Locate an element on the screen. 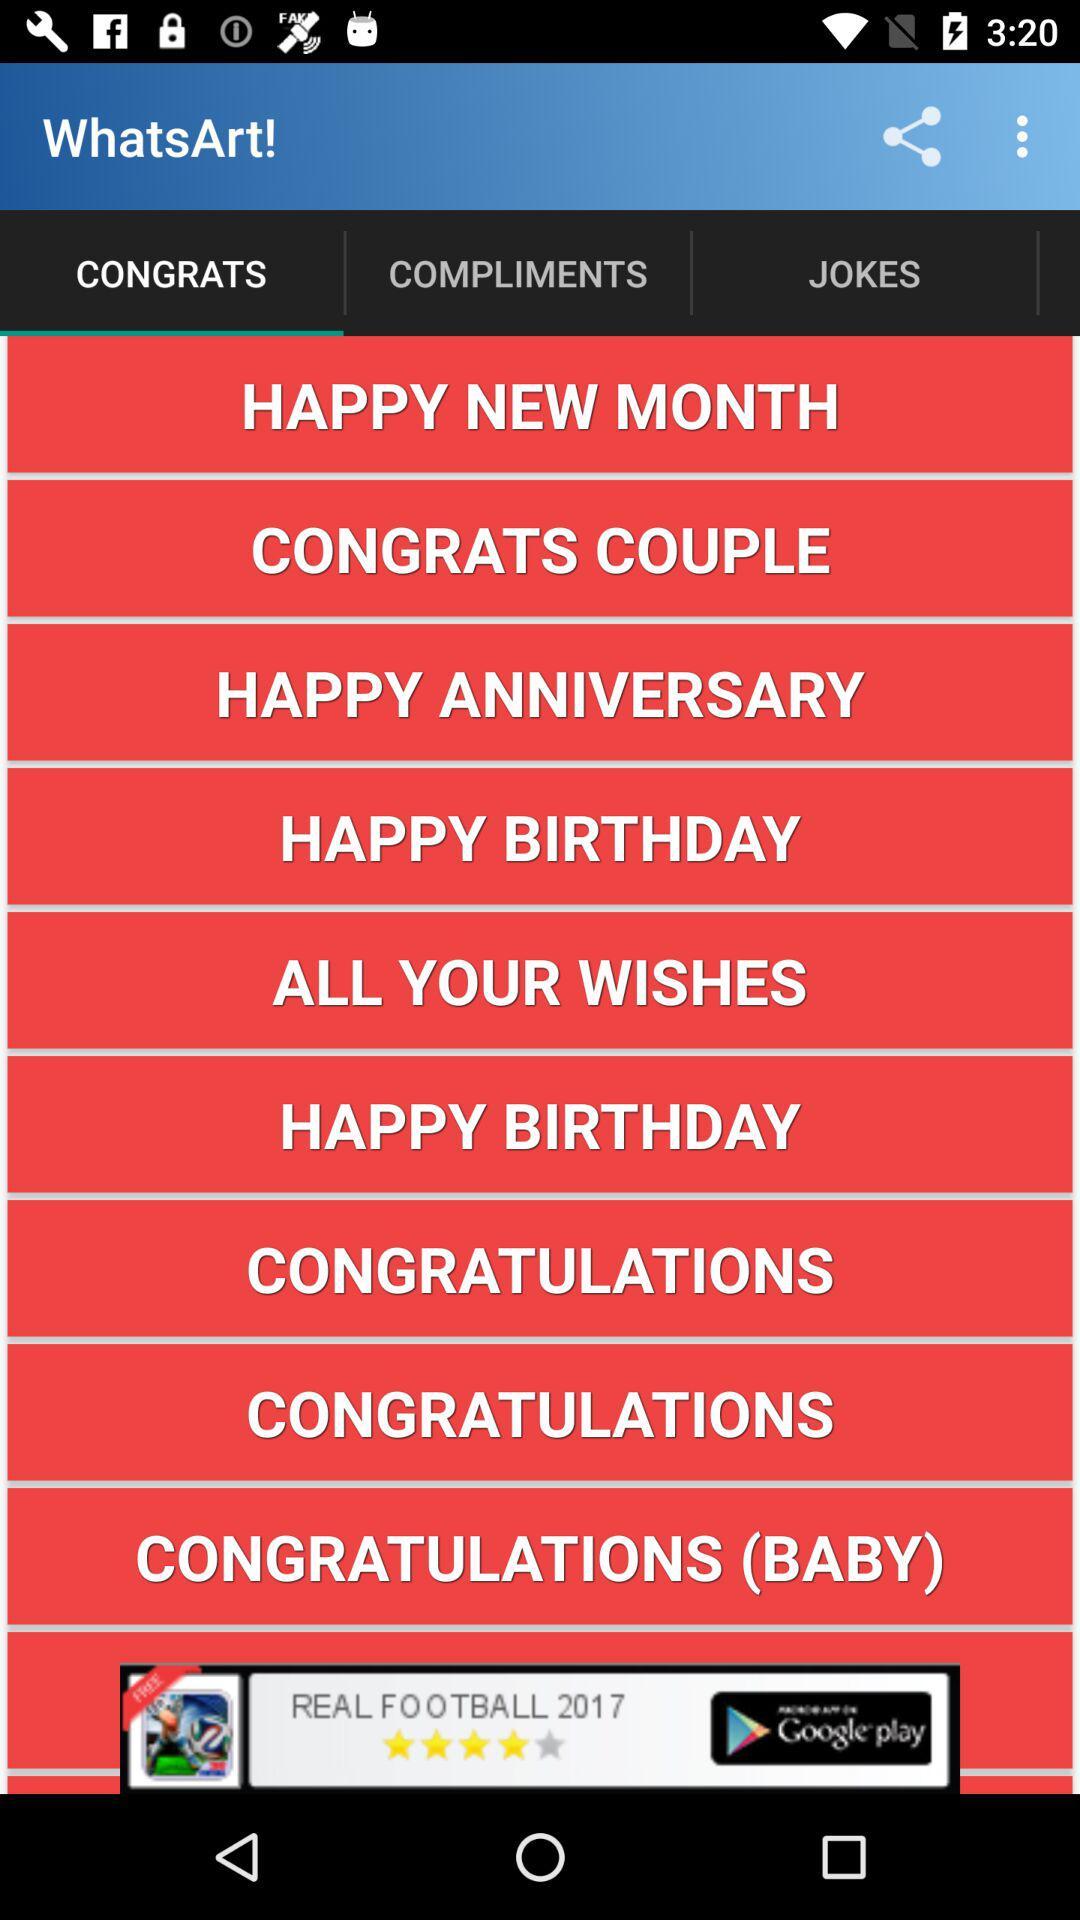 The height and width of the screenshot is (1920, 1080). the button above the wow item is located at coordinates (540, 1555).